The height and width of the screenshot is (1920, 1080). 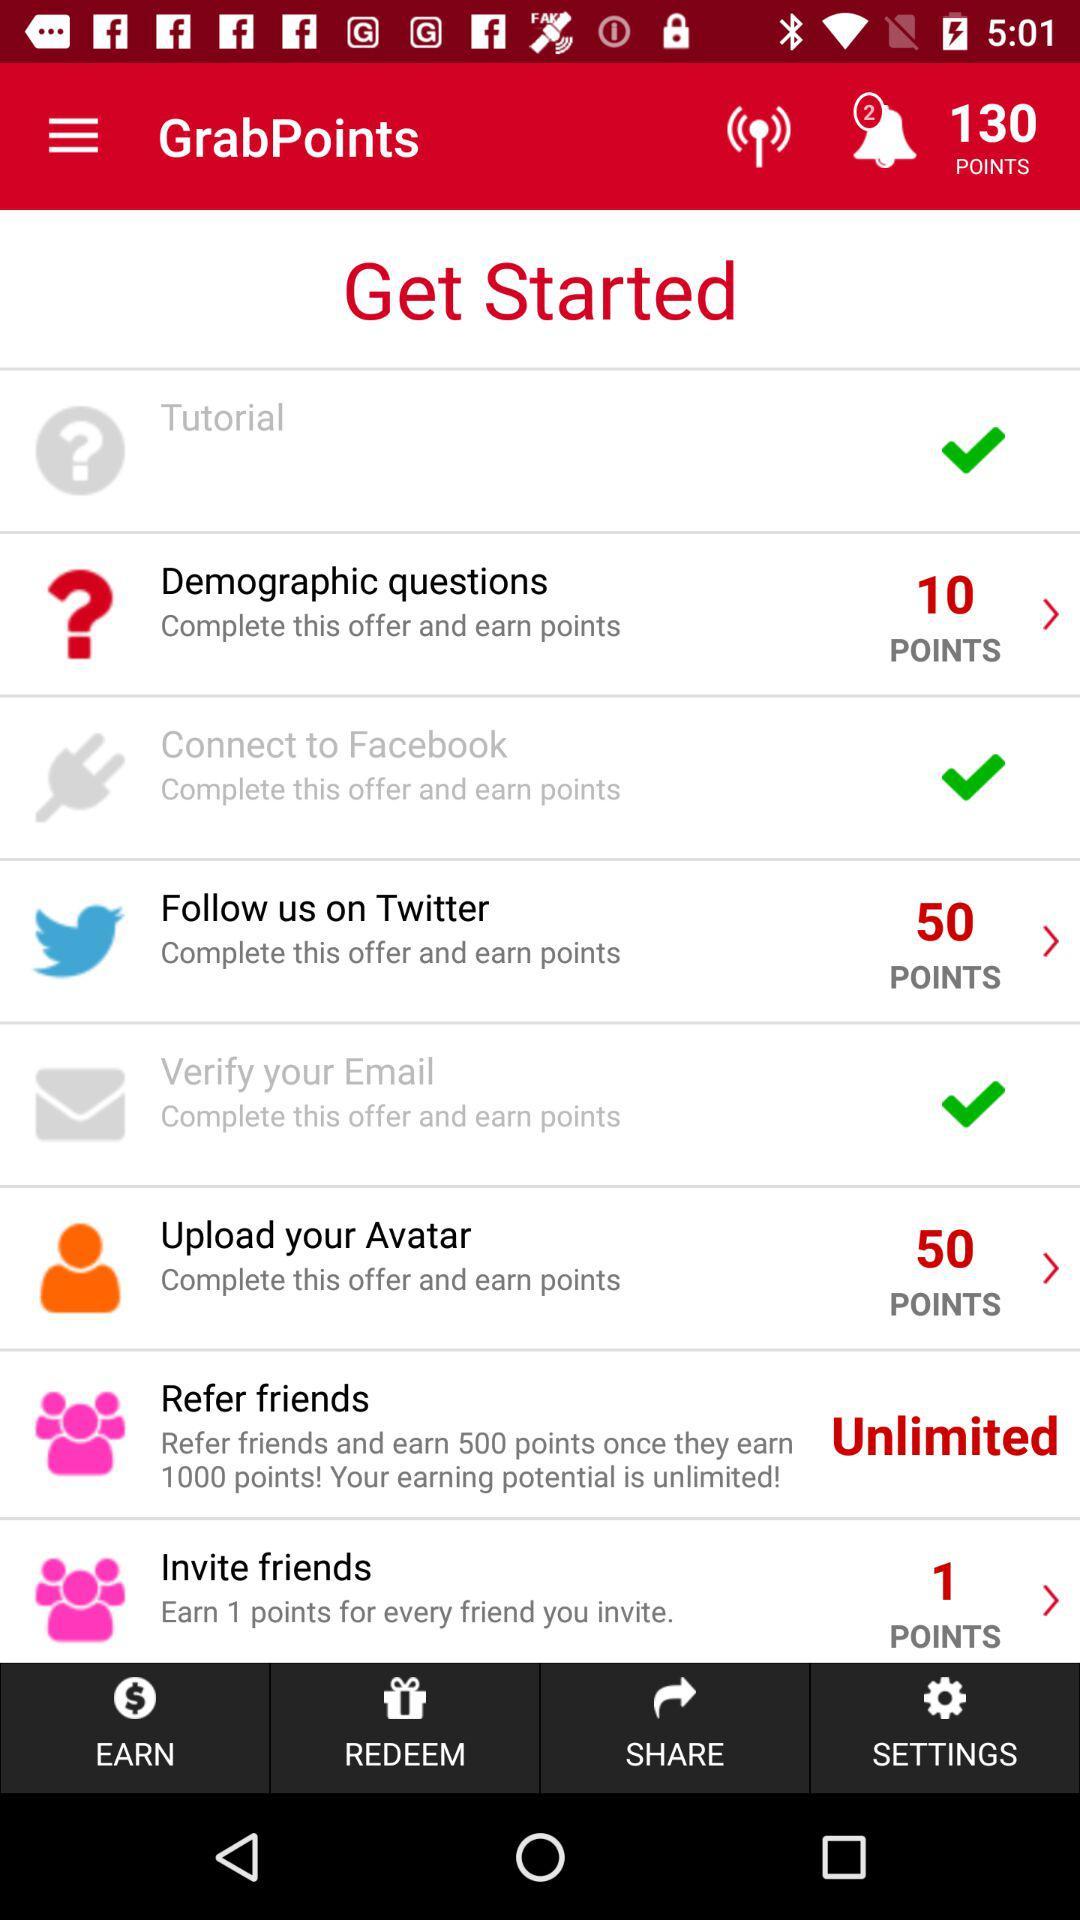 I want to click on the icon to the left of the grabpoints, so click(x=72, y=135).